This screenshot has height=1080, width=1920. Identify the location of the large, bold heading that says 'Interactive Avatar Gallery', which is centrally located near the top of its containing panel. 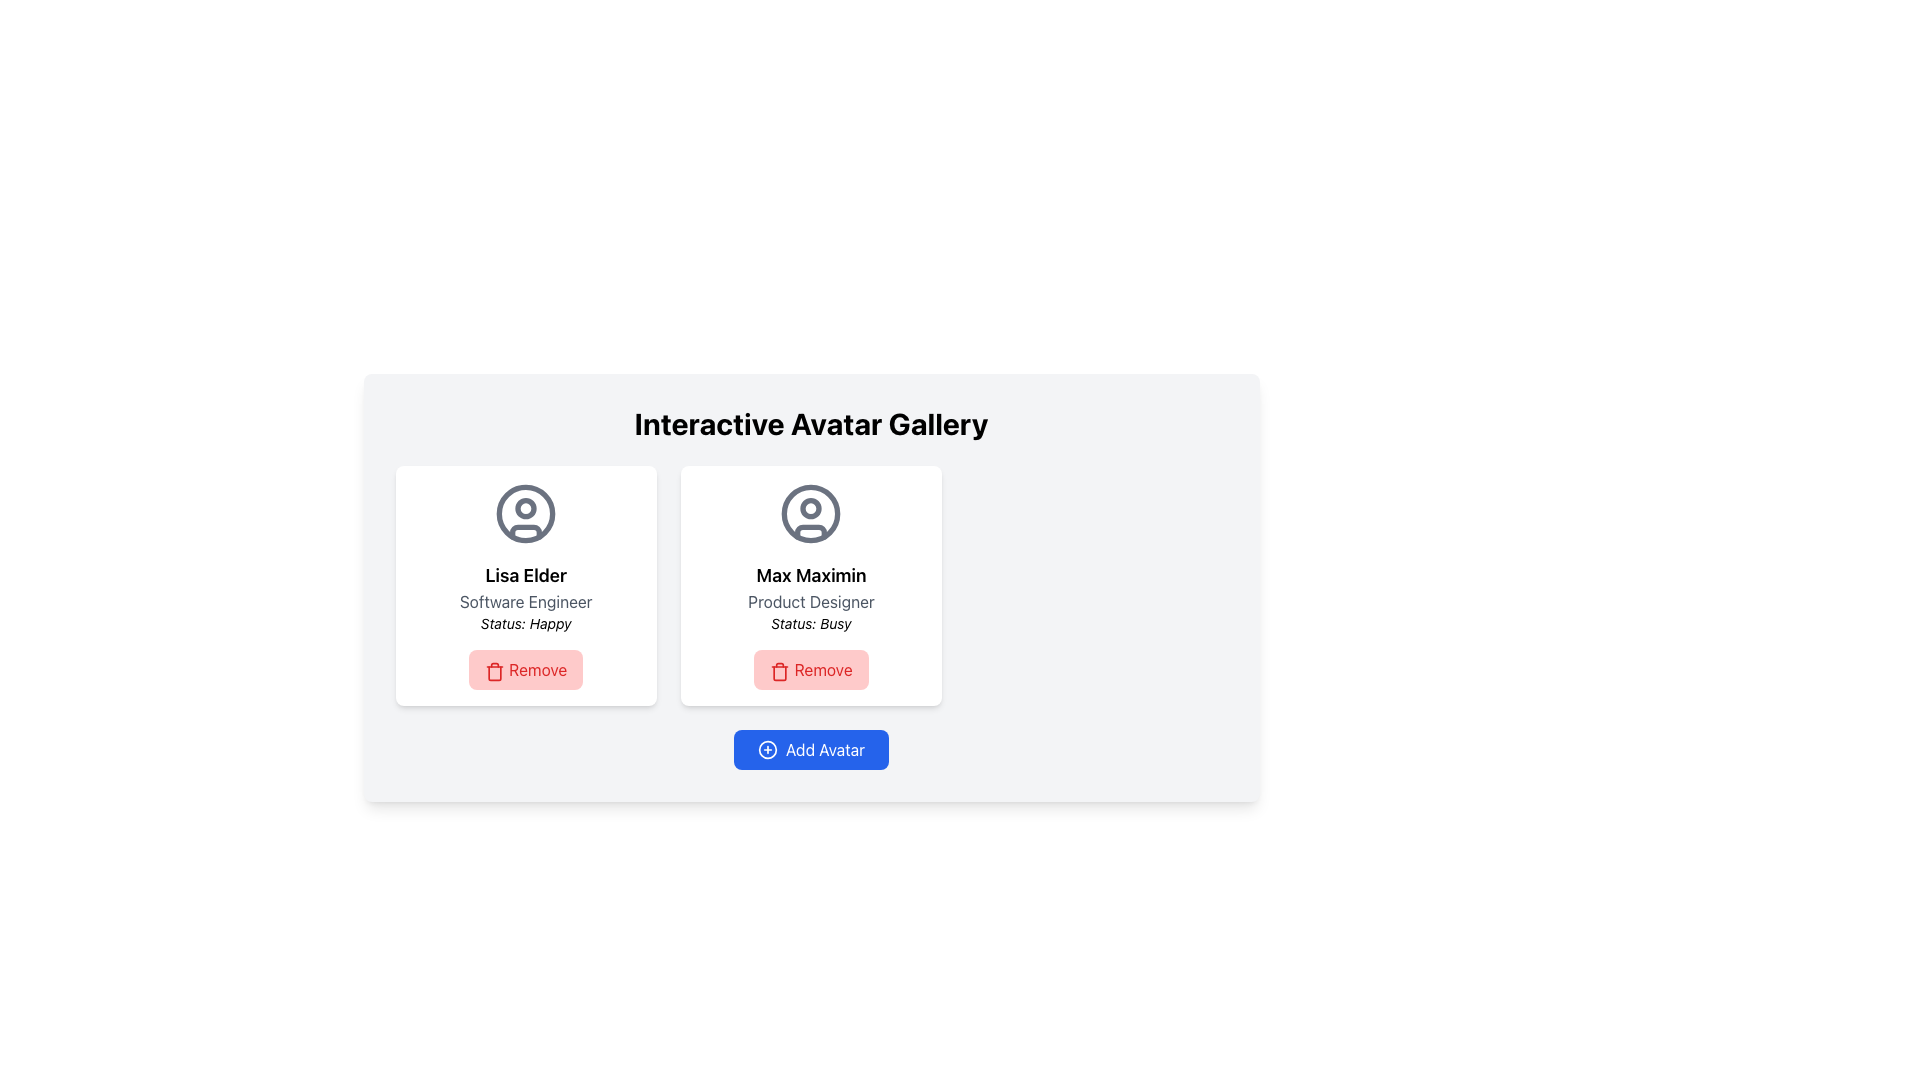
(811, 423).